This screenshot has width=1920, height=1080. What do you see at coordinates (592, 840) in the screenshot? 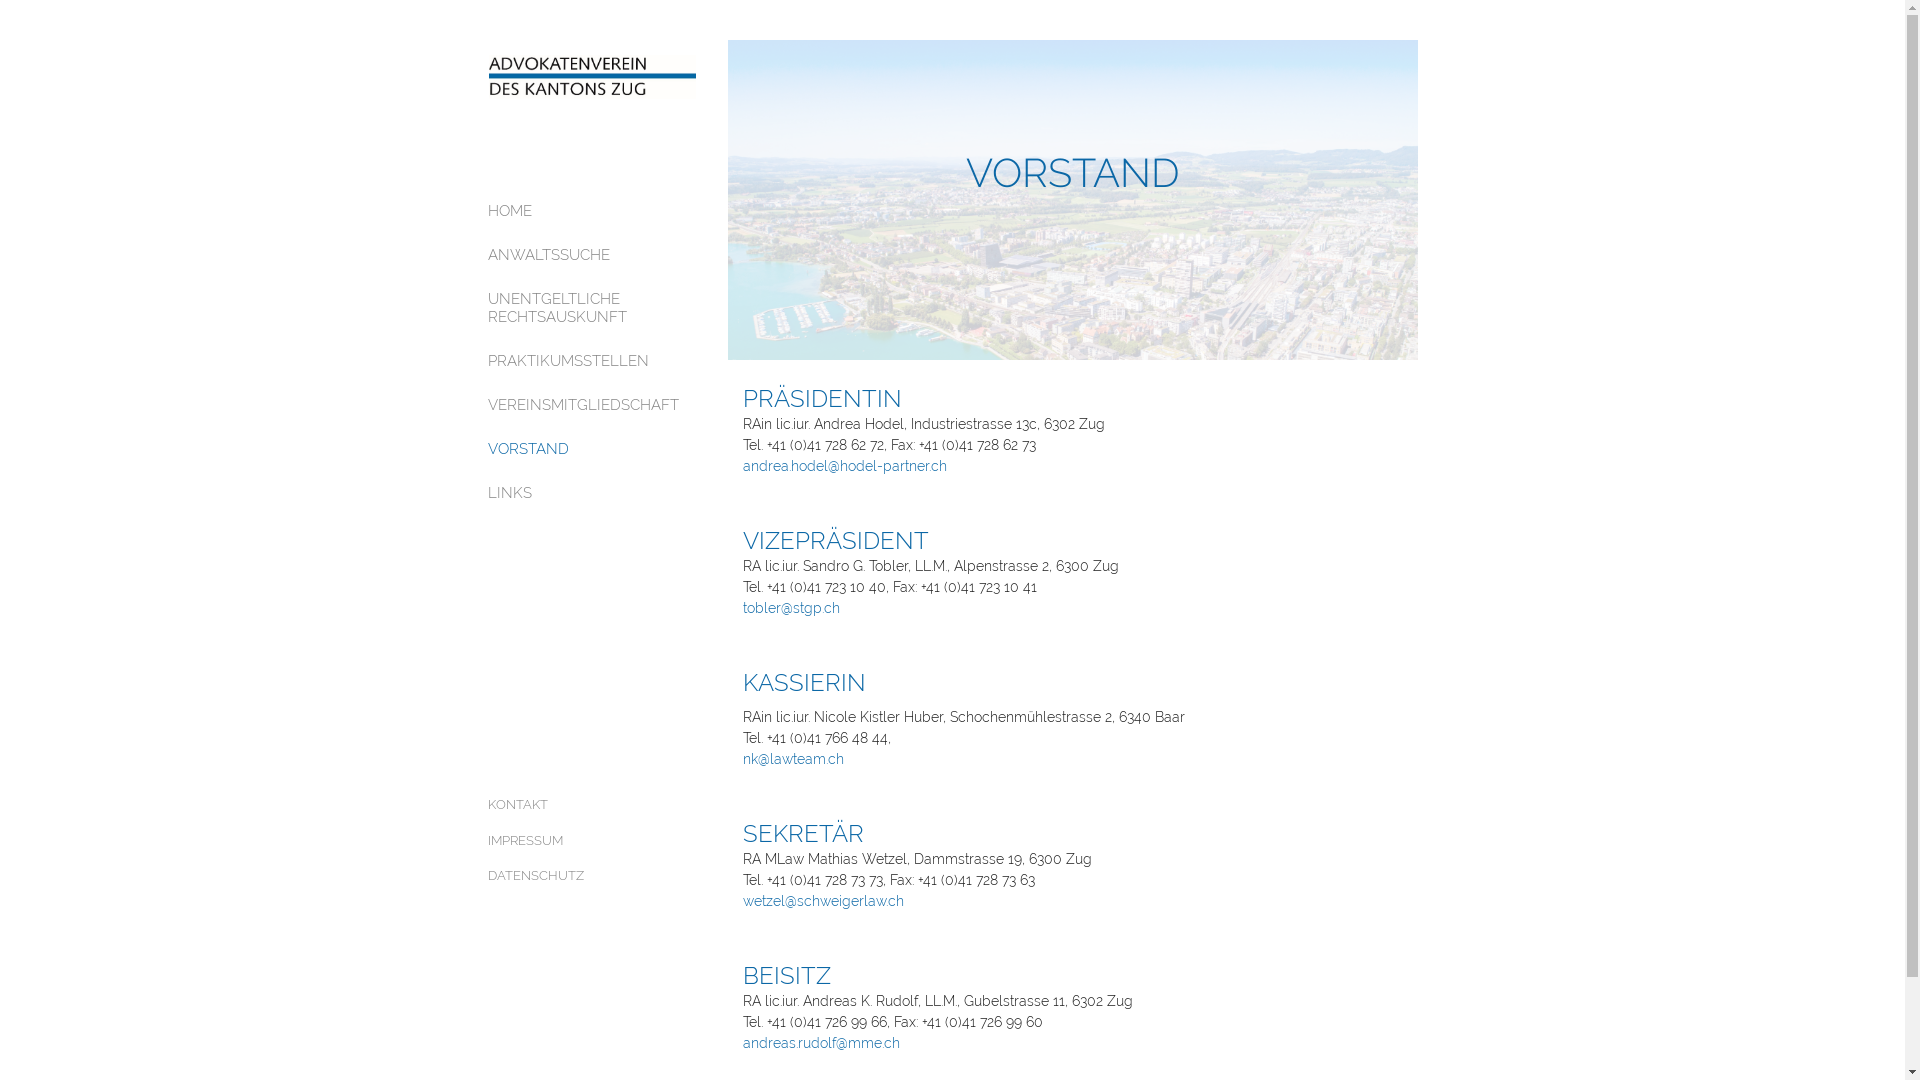
I see `'IMPRESSUM'` at bounding box center [592, 840].